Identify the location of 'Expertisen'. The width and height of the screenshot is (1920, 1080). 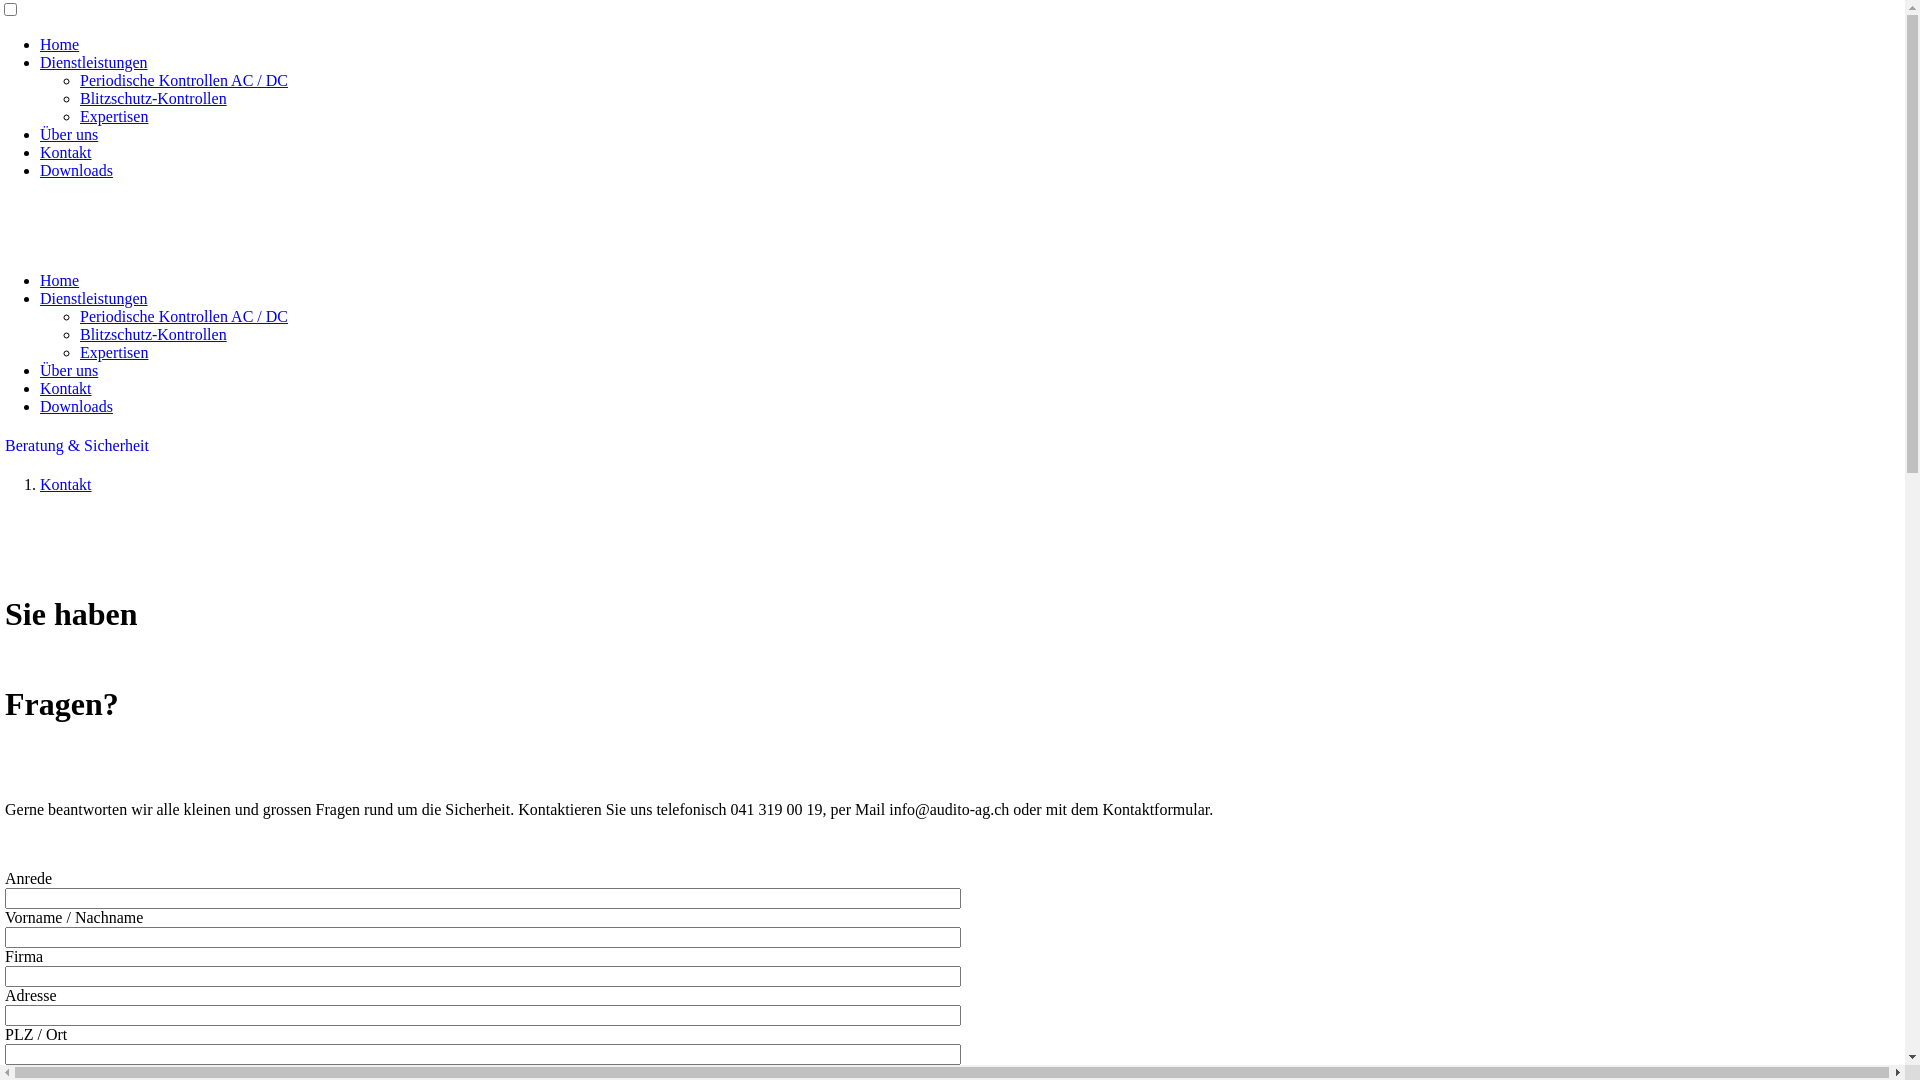
(80, 351).